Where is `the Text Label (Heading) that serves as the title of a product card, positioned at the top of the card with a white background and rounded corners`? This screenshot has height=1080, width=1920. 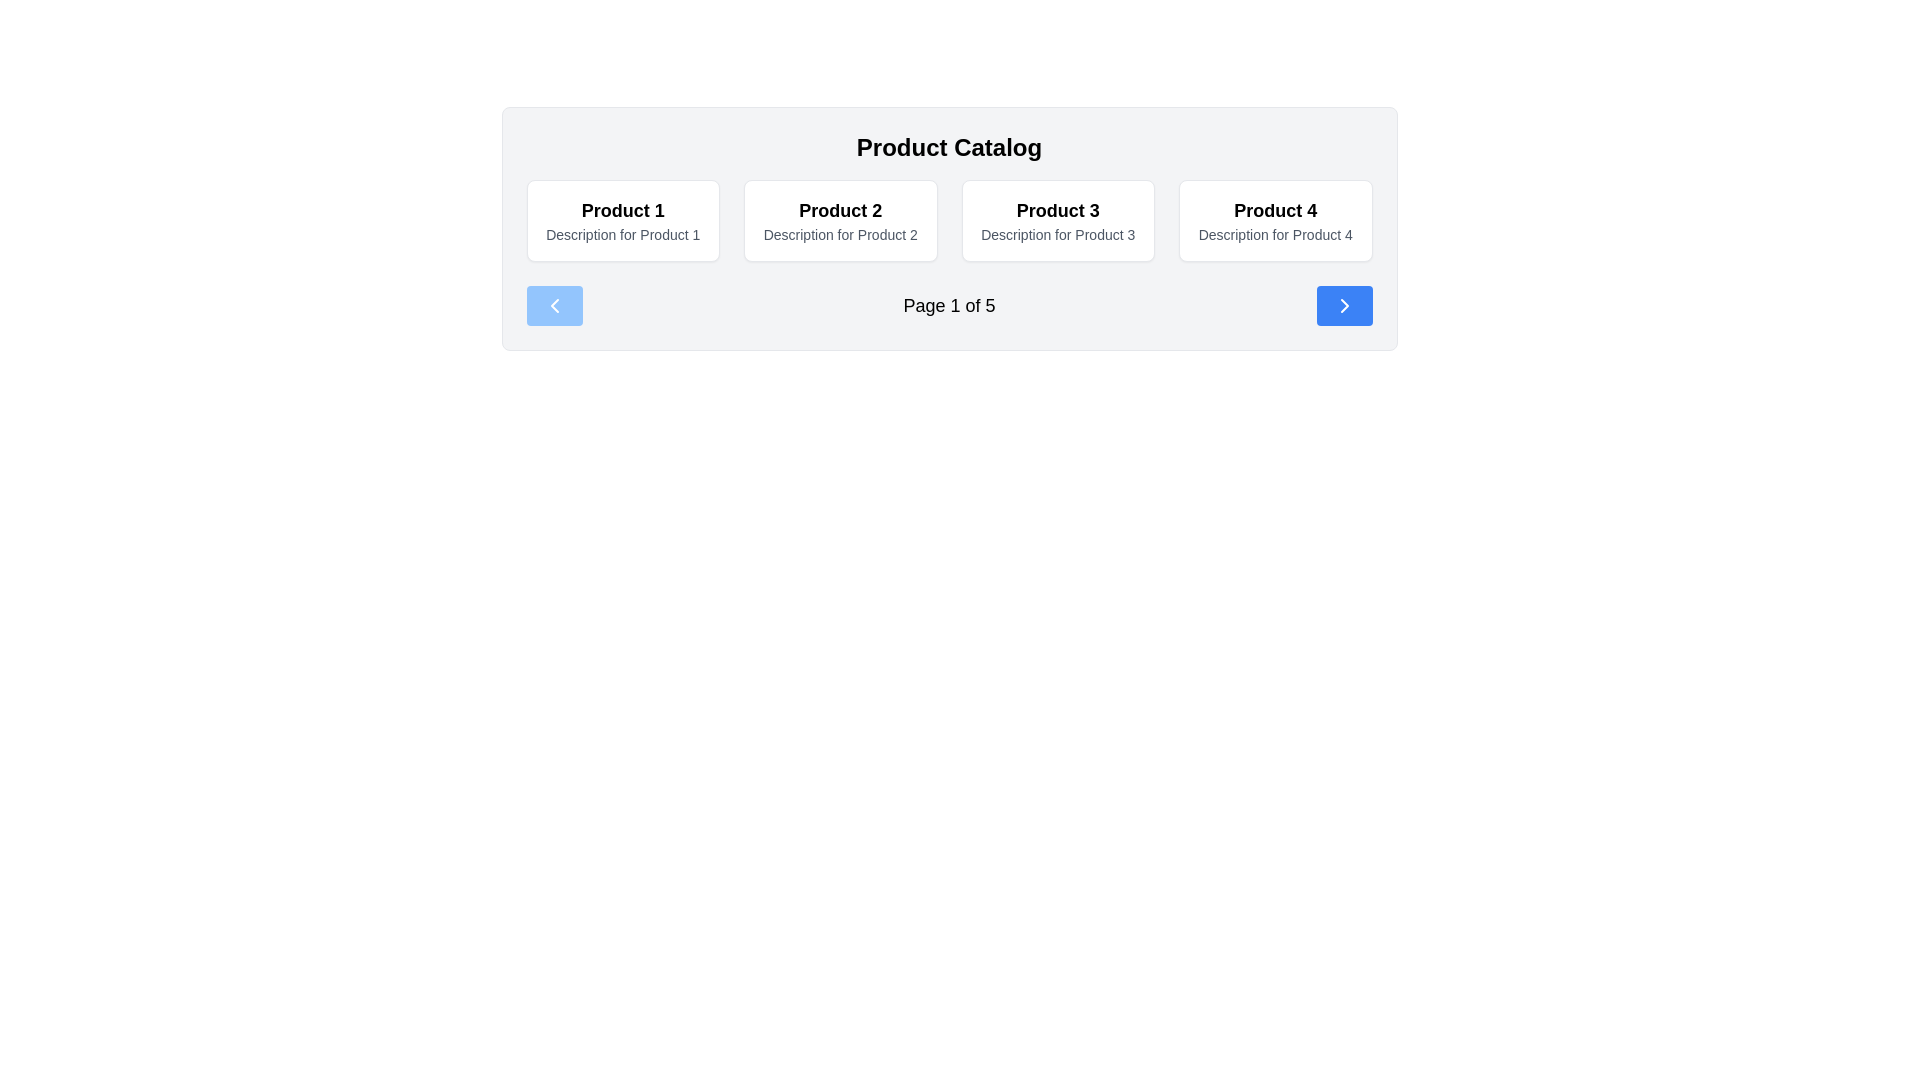 the Text Label (Heading) that serves as the title of a product card, positioned at the top of the card with a white background and rounded corners is located at coordinates (622, 211).